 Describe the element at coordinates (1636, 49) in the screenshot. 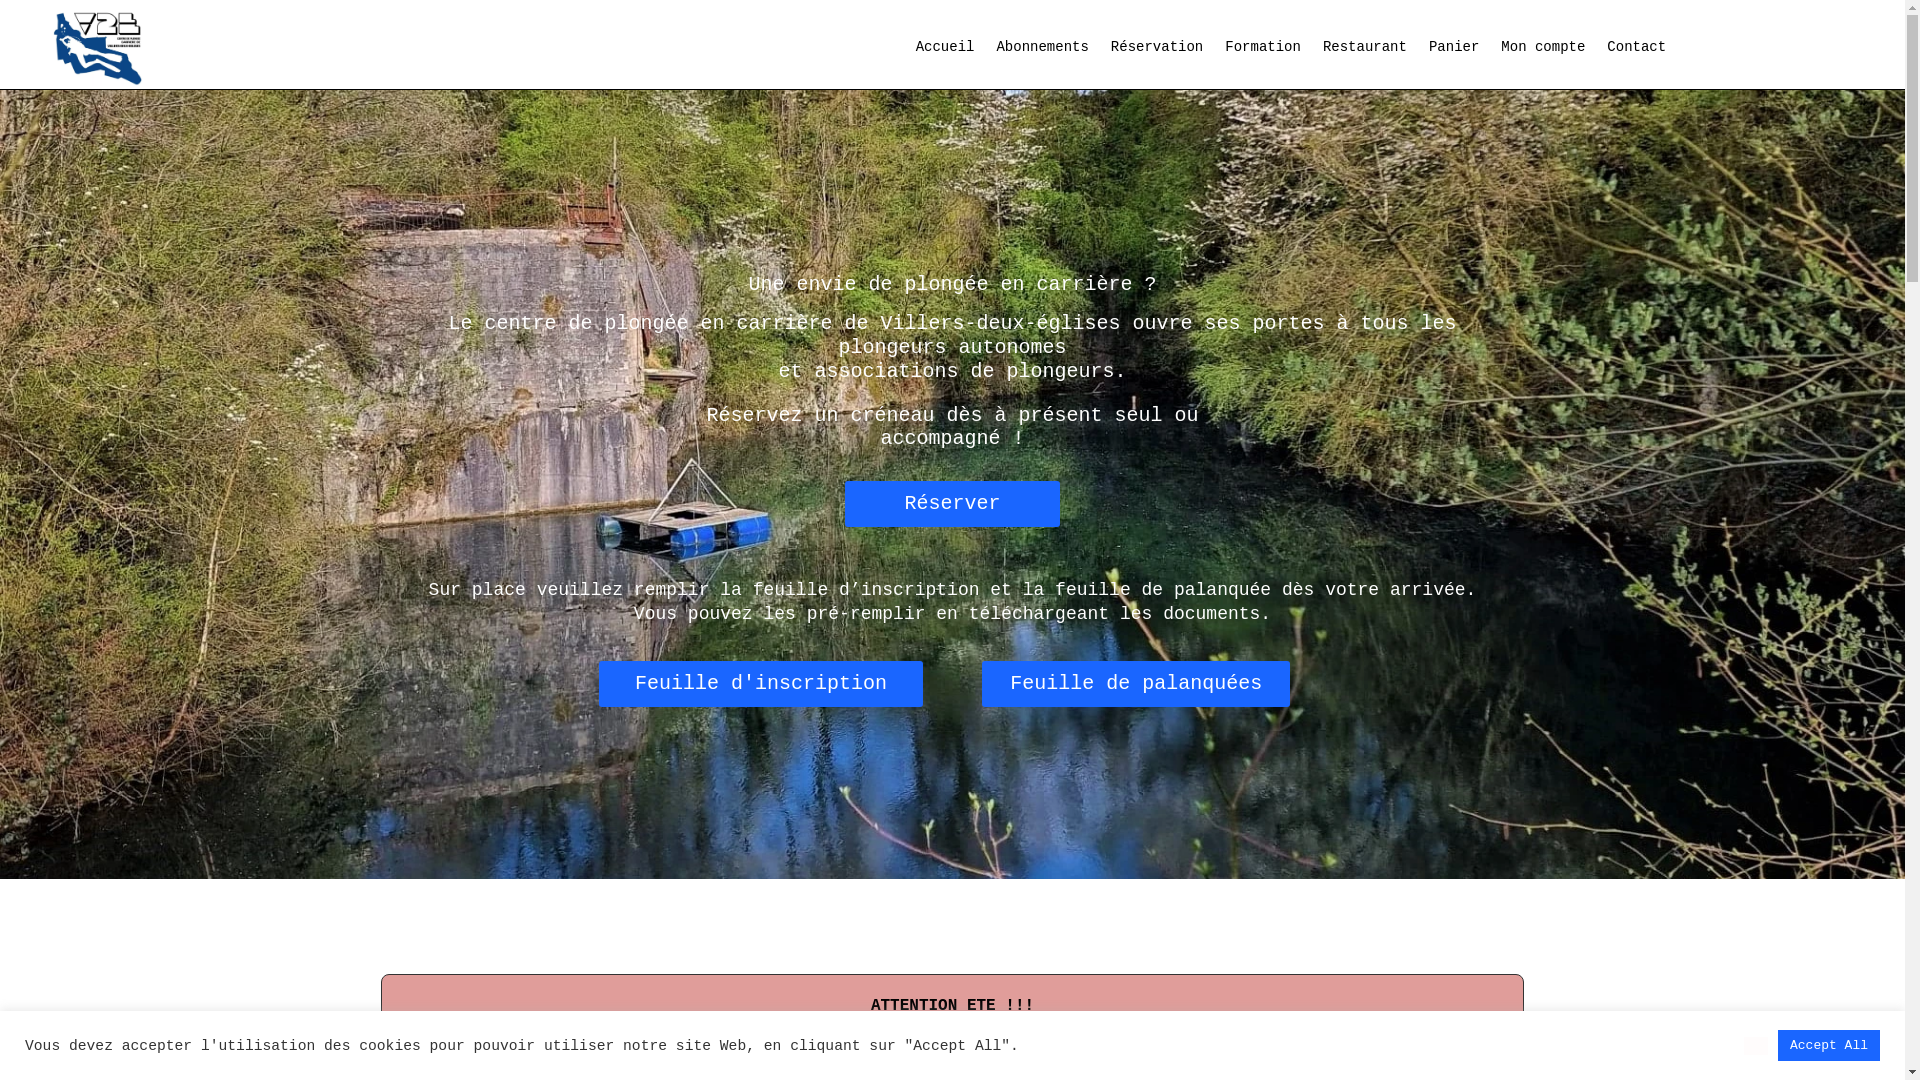

I see `'Contact'` at that location.